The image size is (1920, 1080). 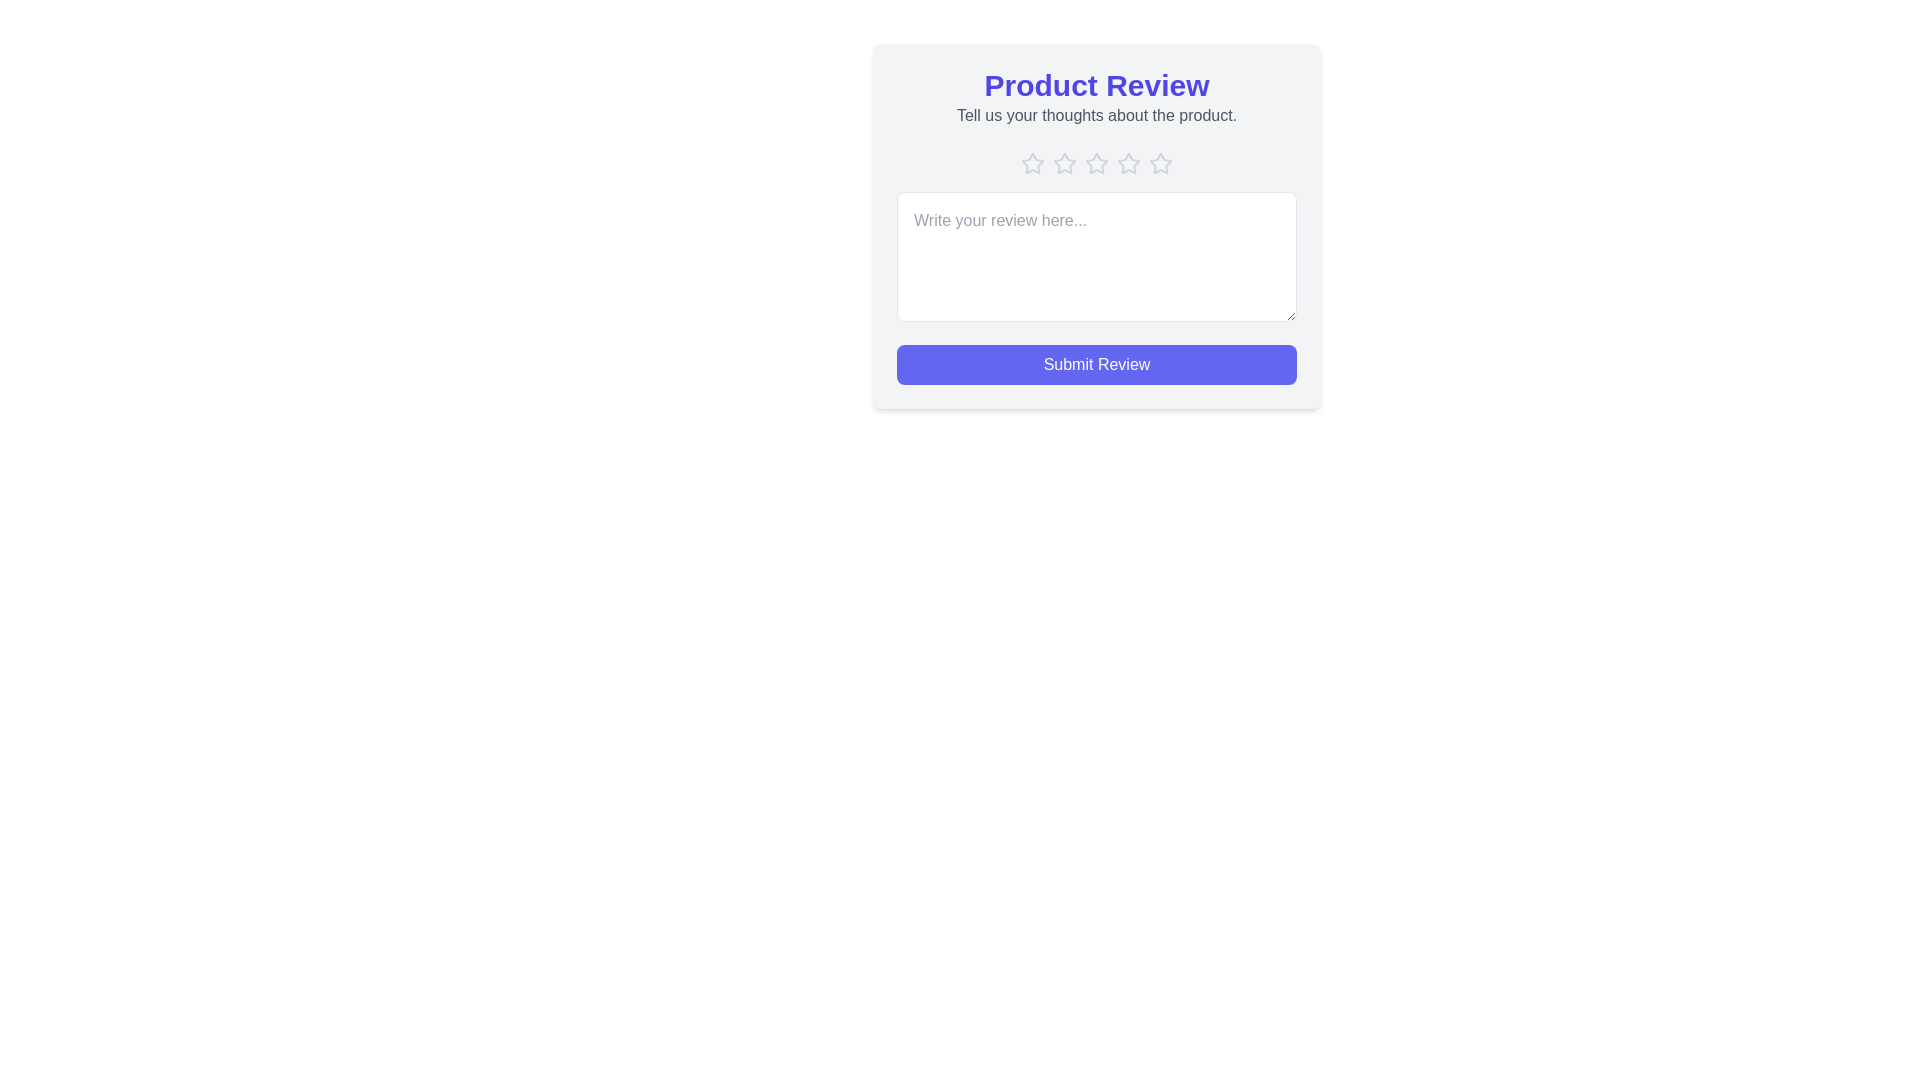 What do you see at coordinates (1032, 162) in the screenshot?
I see `the first graphical rating star` at bounding box center [1032, 162].